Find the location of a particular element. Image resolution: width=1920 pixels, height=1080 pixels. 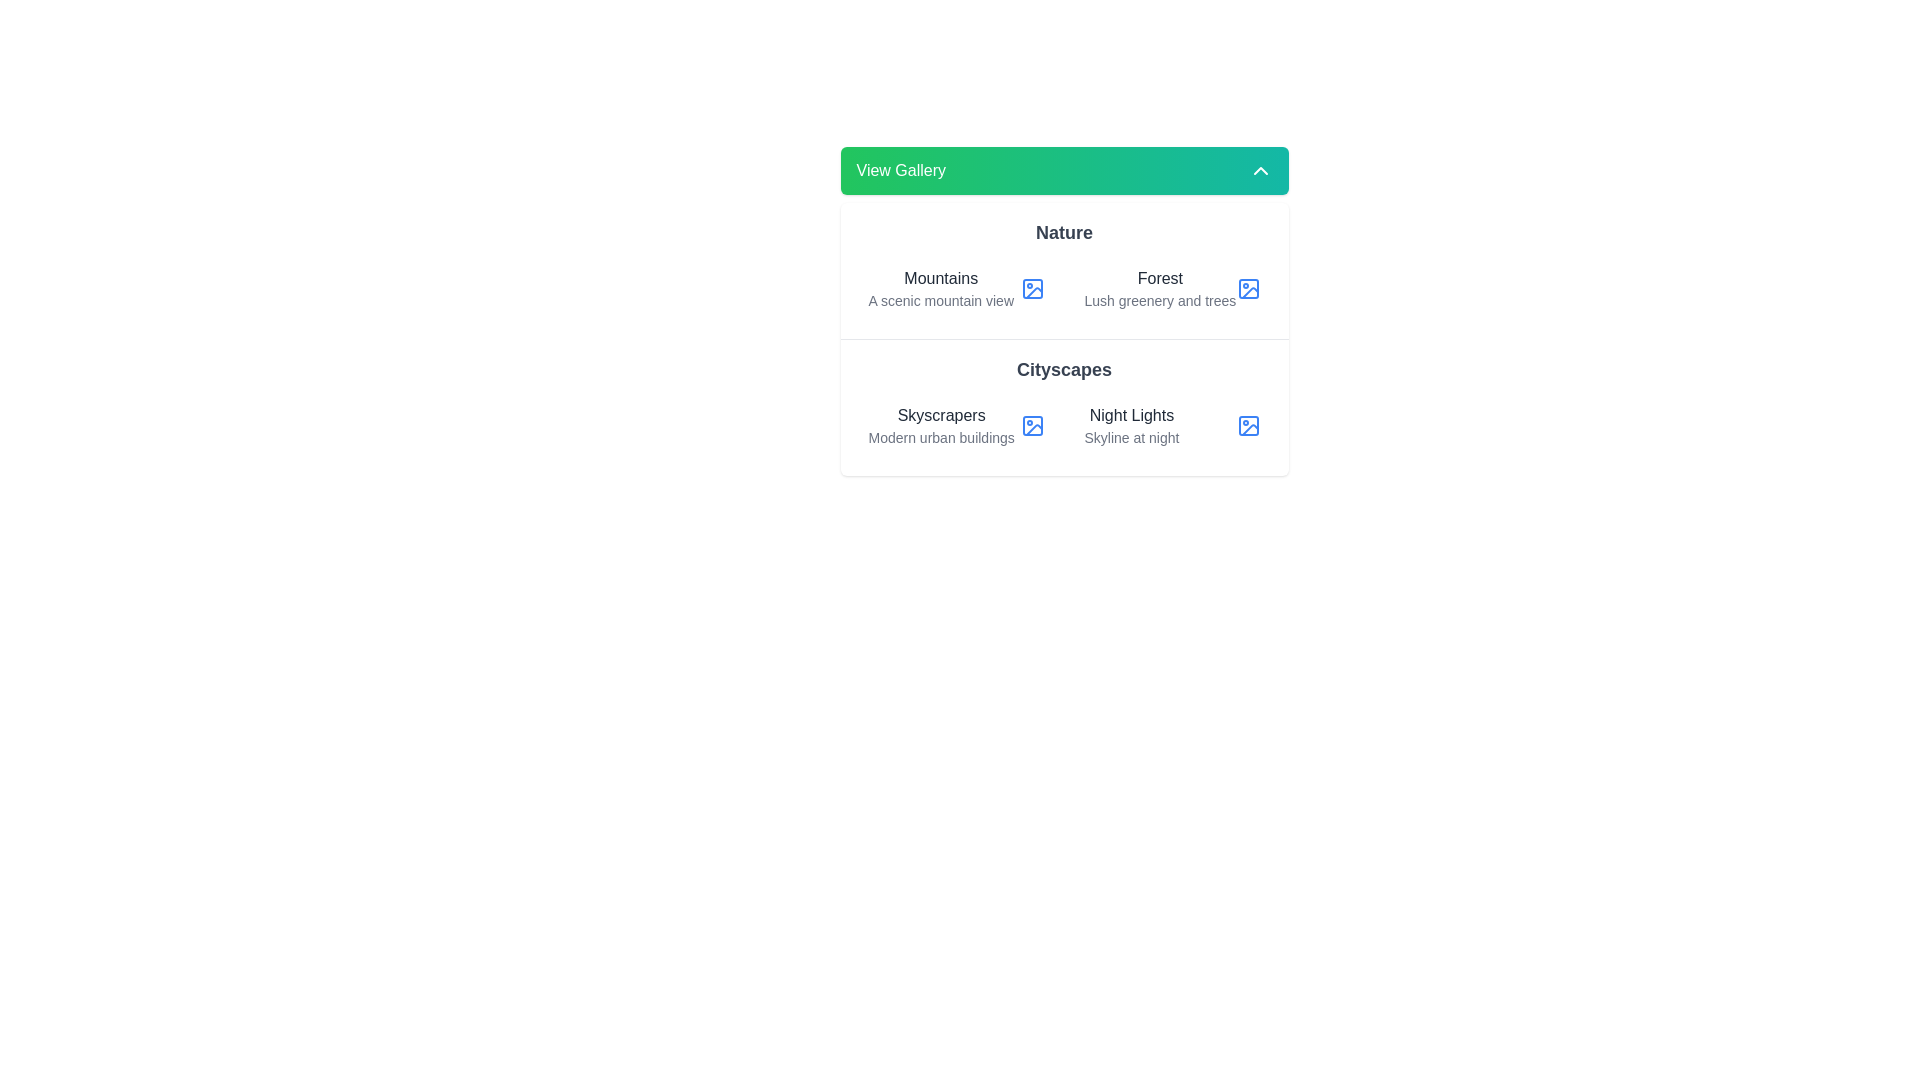

the descriptive text displaying 'Skyline at night' located beneath the title 'Night Lights' in the 'Cityscapes' section of the interface is located at coordinates (1132, 437).